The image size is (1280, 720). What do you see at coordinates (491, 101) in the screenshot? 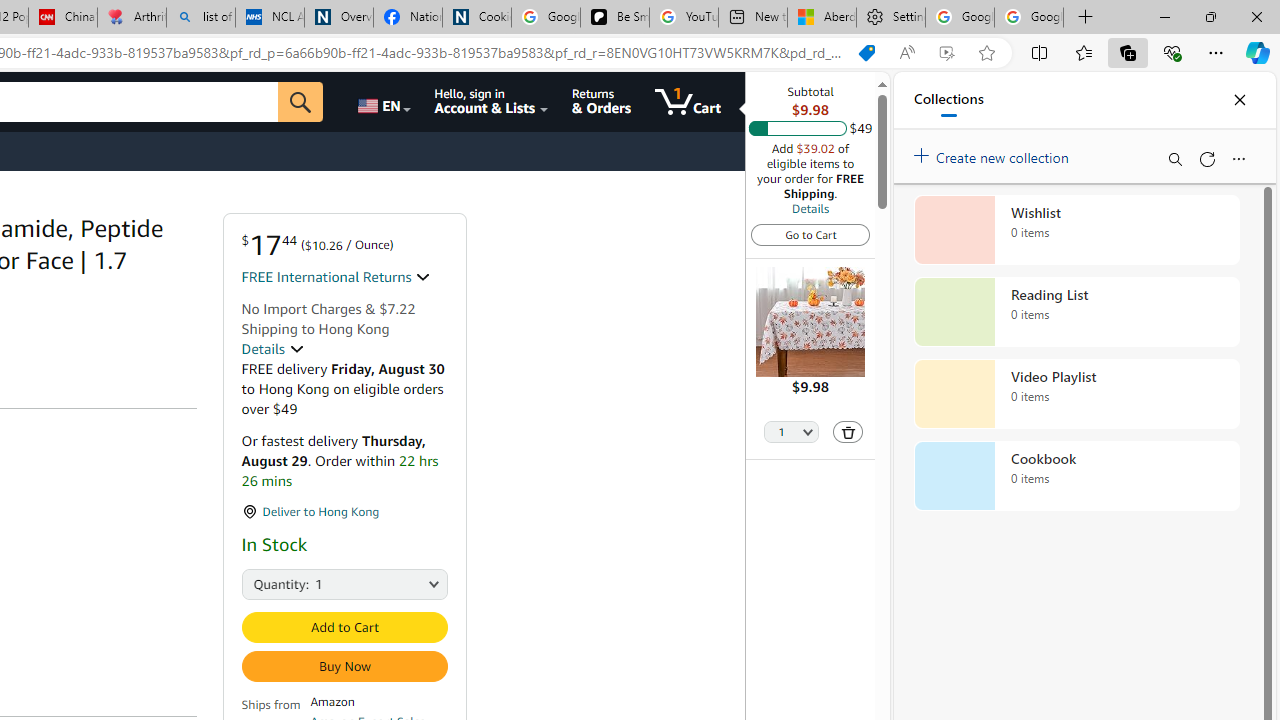
I see `'Hello, sign in Account & Lists'` at bounding box center [491, 101].